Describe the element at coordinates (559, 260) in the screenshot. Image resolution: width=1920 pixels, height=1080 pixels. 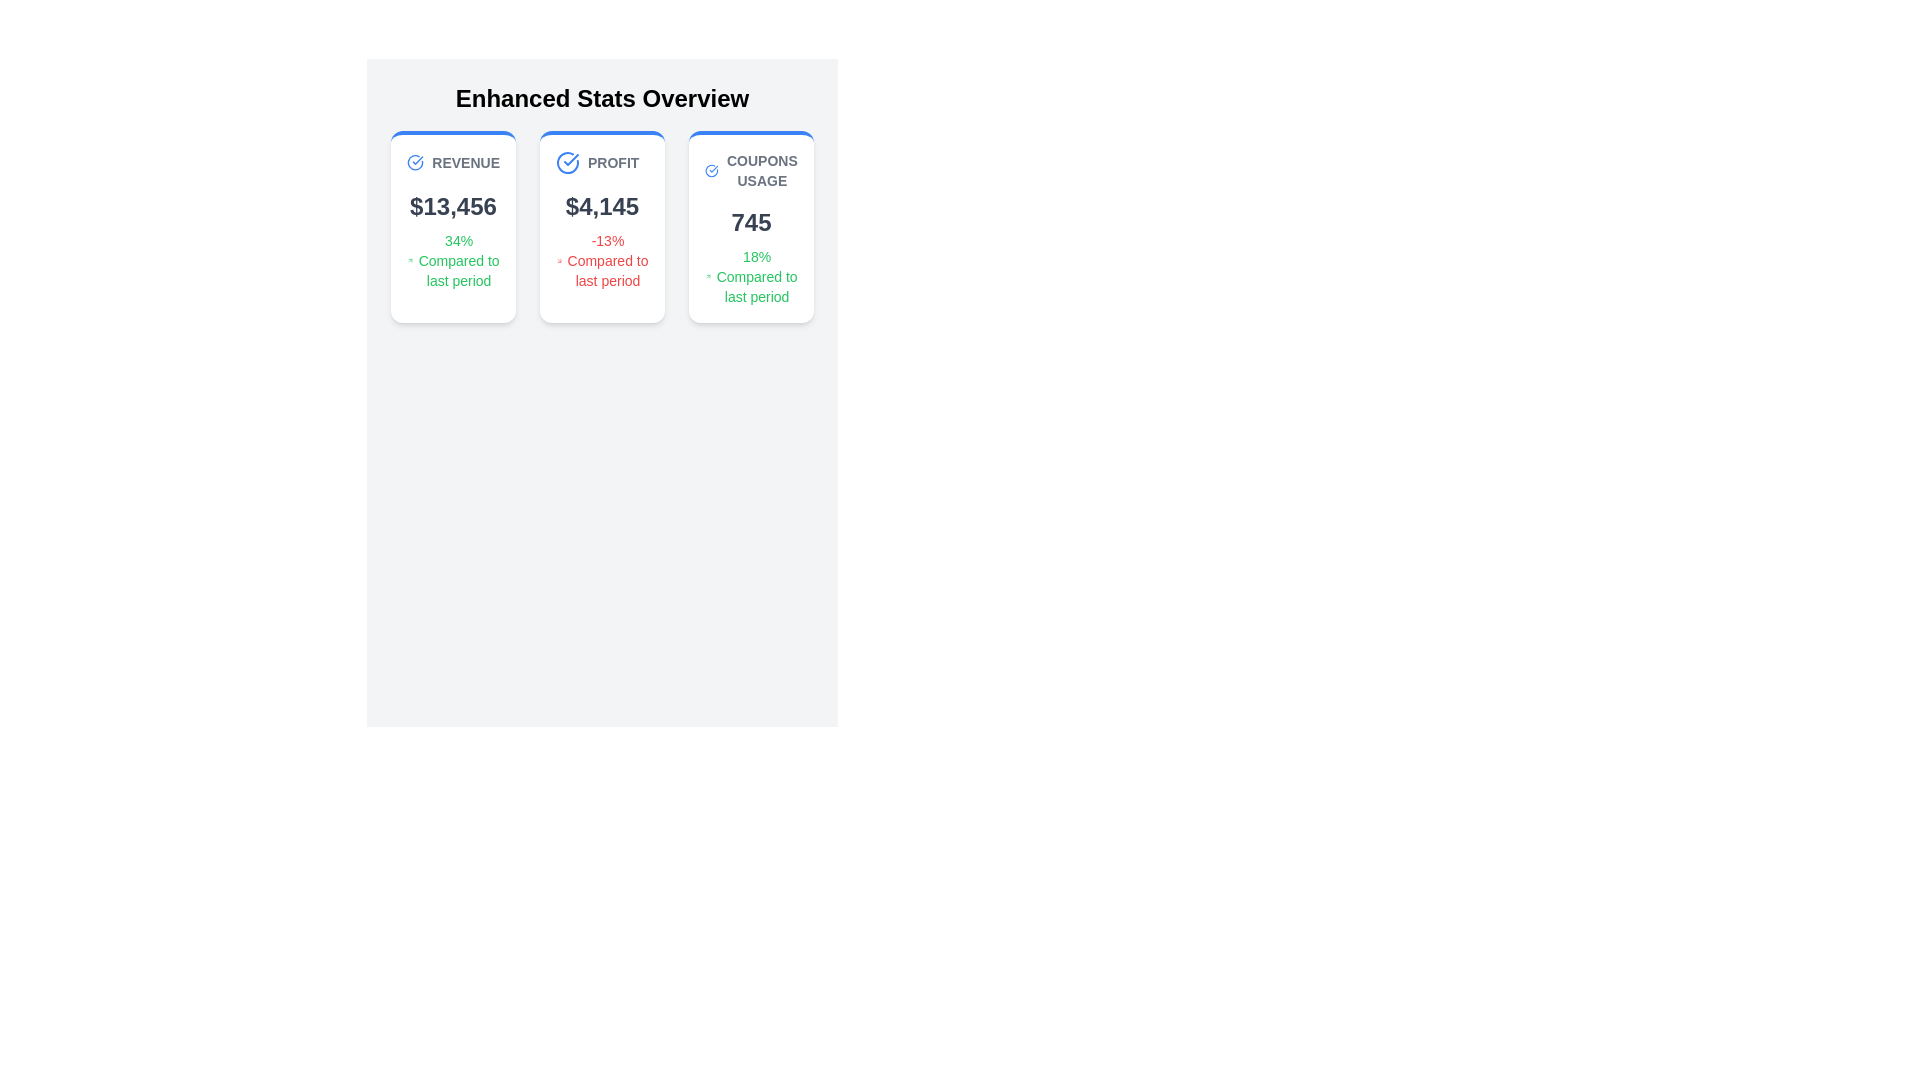
I see `the decorative downward trend arrow icon located on the left side of the text '-13% Compared to last period' within the second card structure representing 'PROFIT'` at that location.